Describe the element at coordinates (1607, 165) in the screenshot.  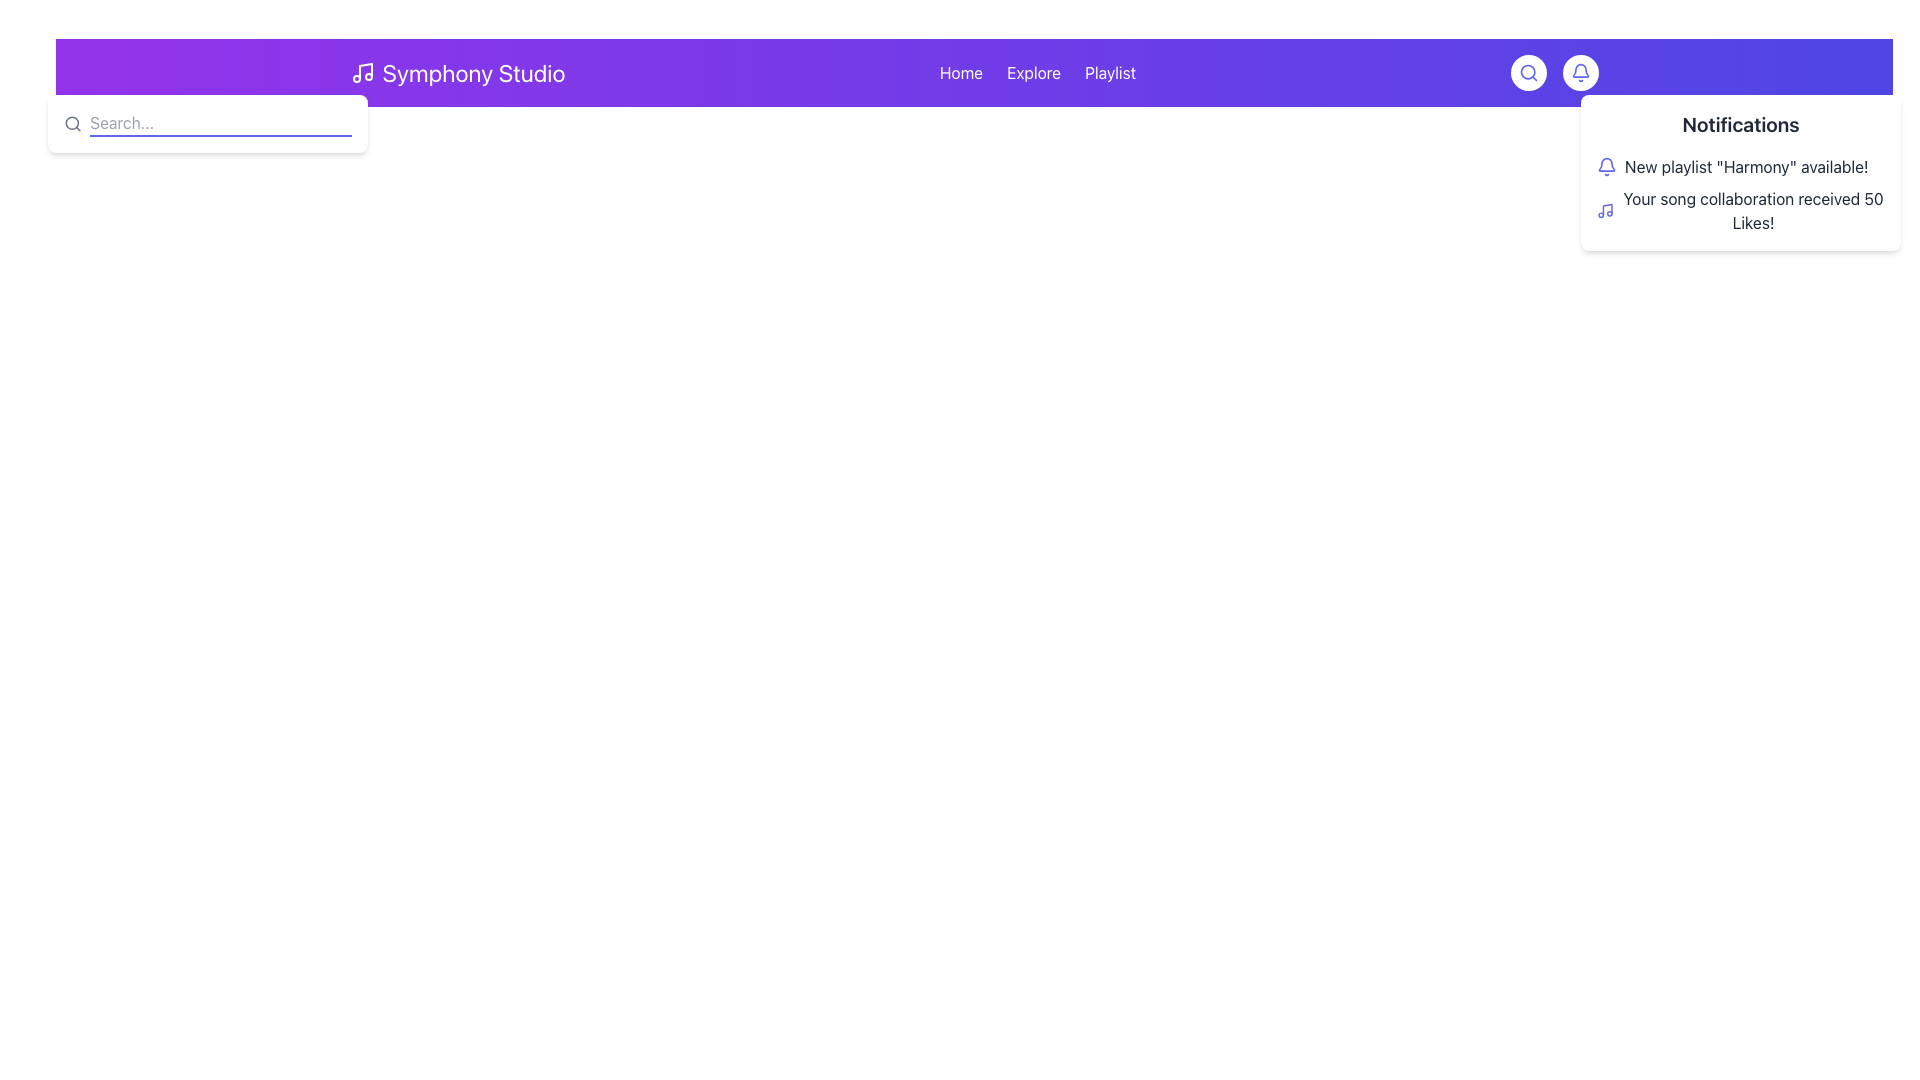
I see `the small blue bell icon with a gradient design, which indicates a notification function, located in the notification popup message to the left of the text 'New playlist "Harmony" available!'` at that location.